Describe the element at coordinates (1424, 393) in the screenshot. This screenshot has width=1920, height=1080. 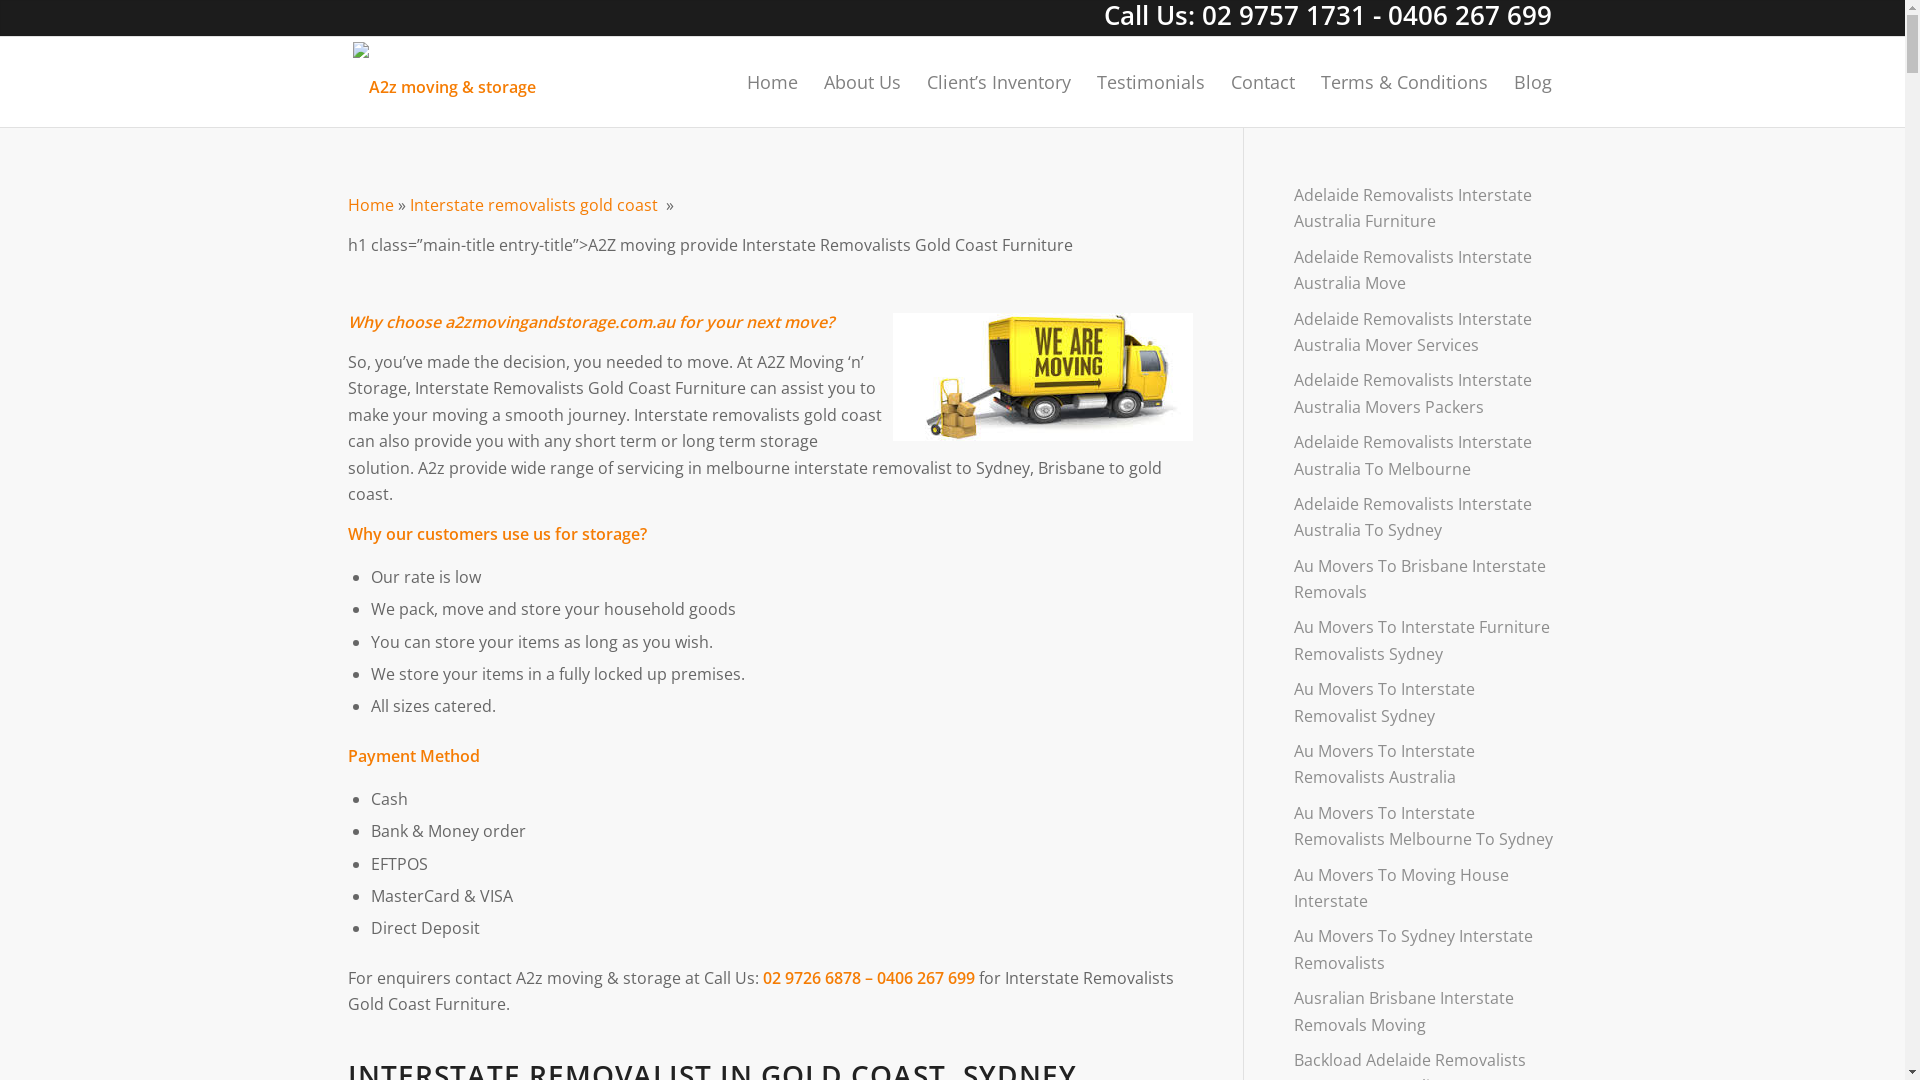
I see `'Adelaide Removalists Interstate Australia Movers Packers'` at that location.